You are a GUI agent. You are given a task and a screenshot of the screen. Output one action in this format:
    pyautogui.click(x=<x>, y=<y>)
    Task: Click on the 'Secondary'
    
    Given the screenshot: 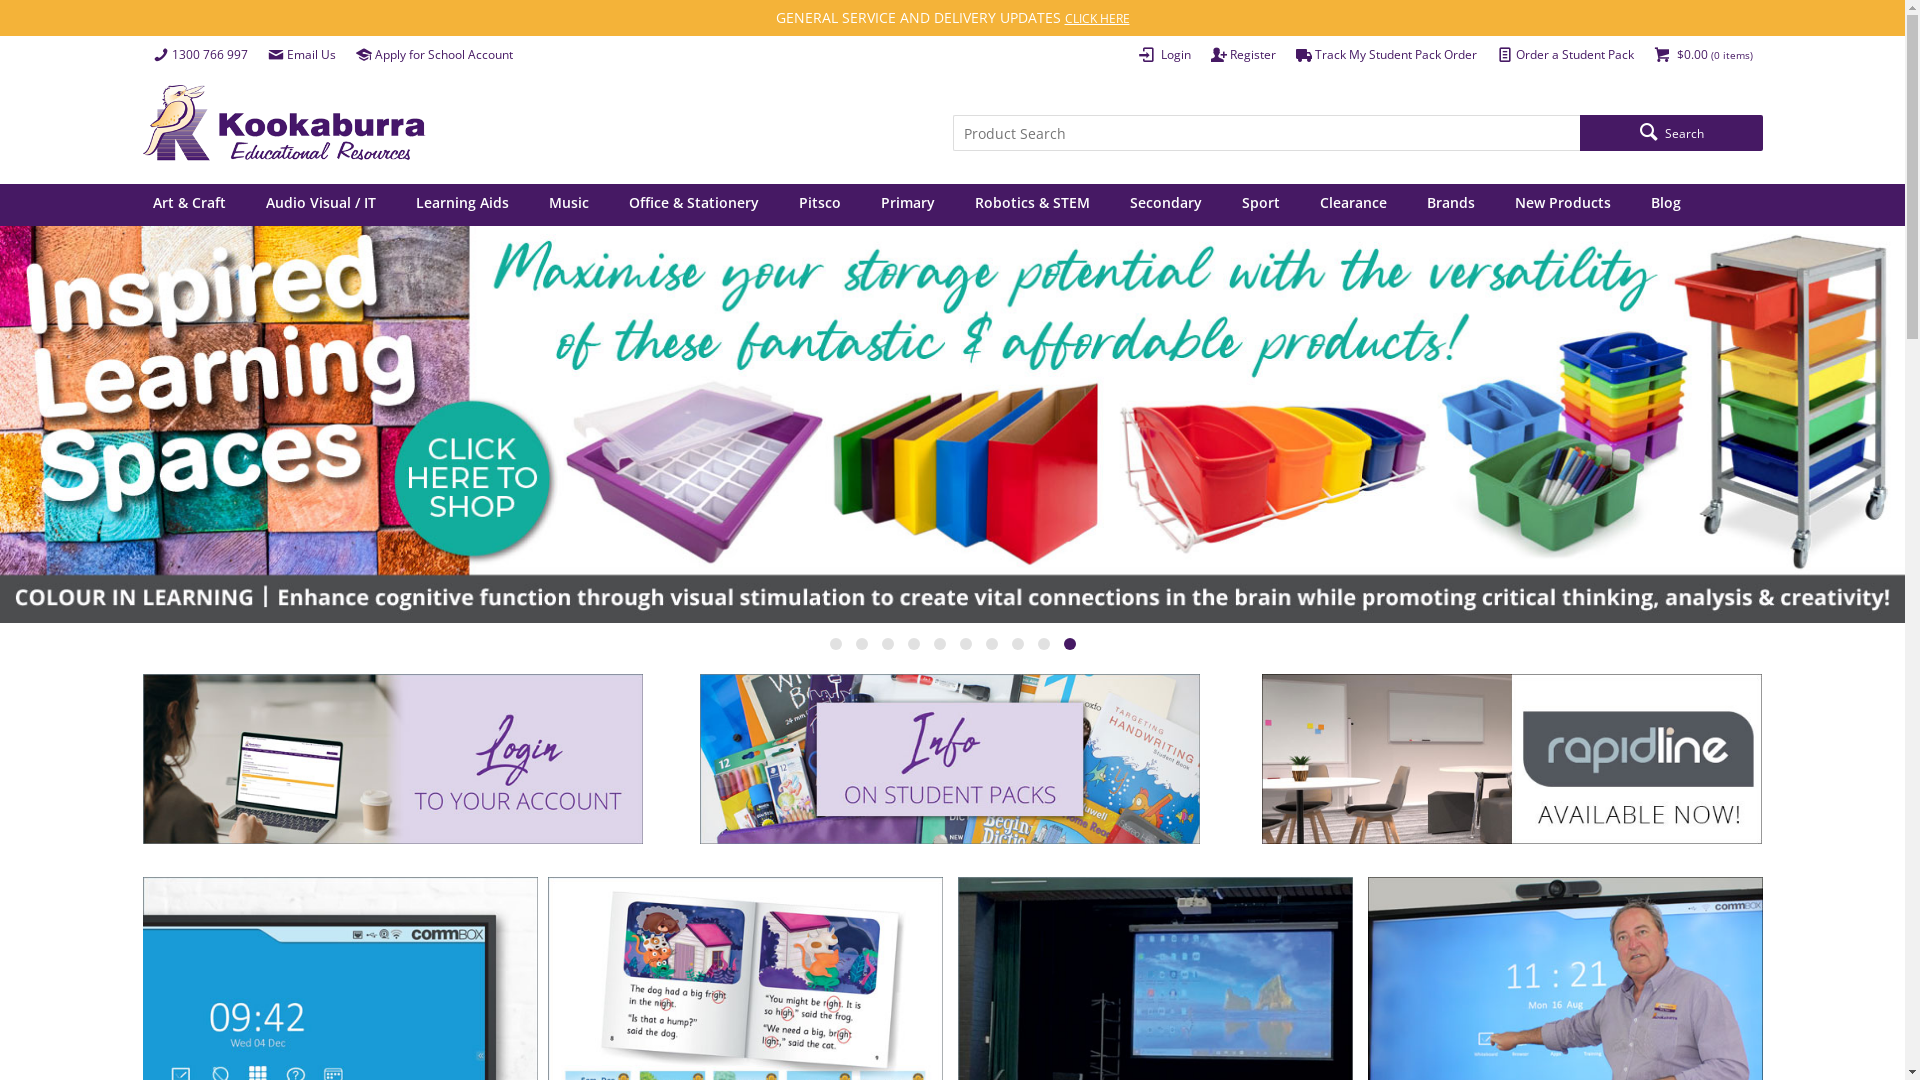 What is the action you would take?
    pyautogui.click(x=1165, y=204)
    